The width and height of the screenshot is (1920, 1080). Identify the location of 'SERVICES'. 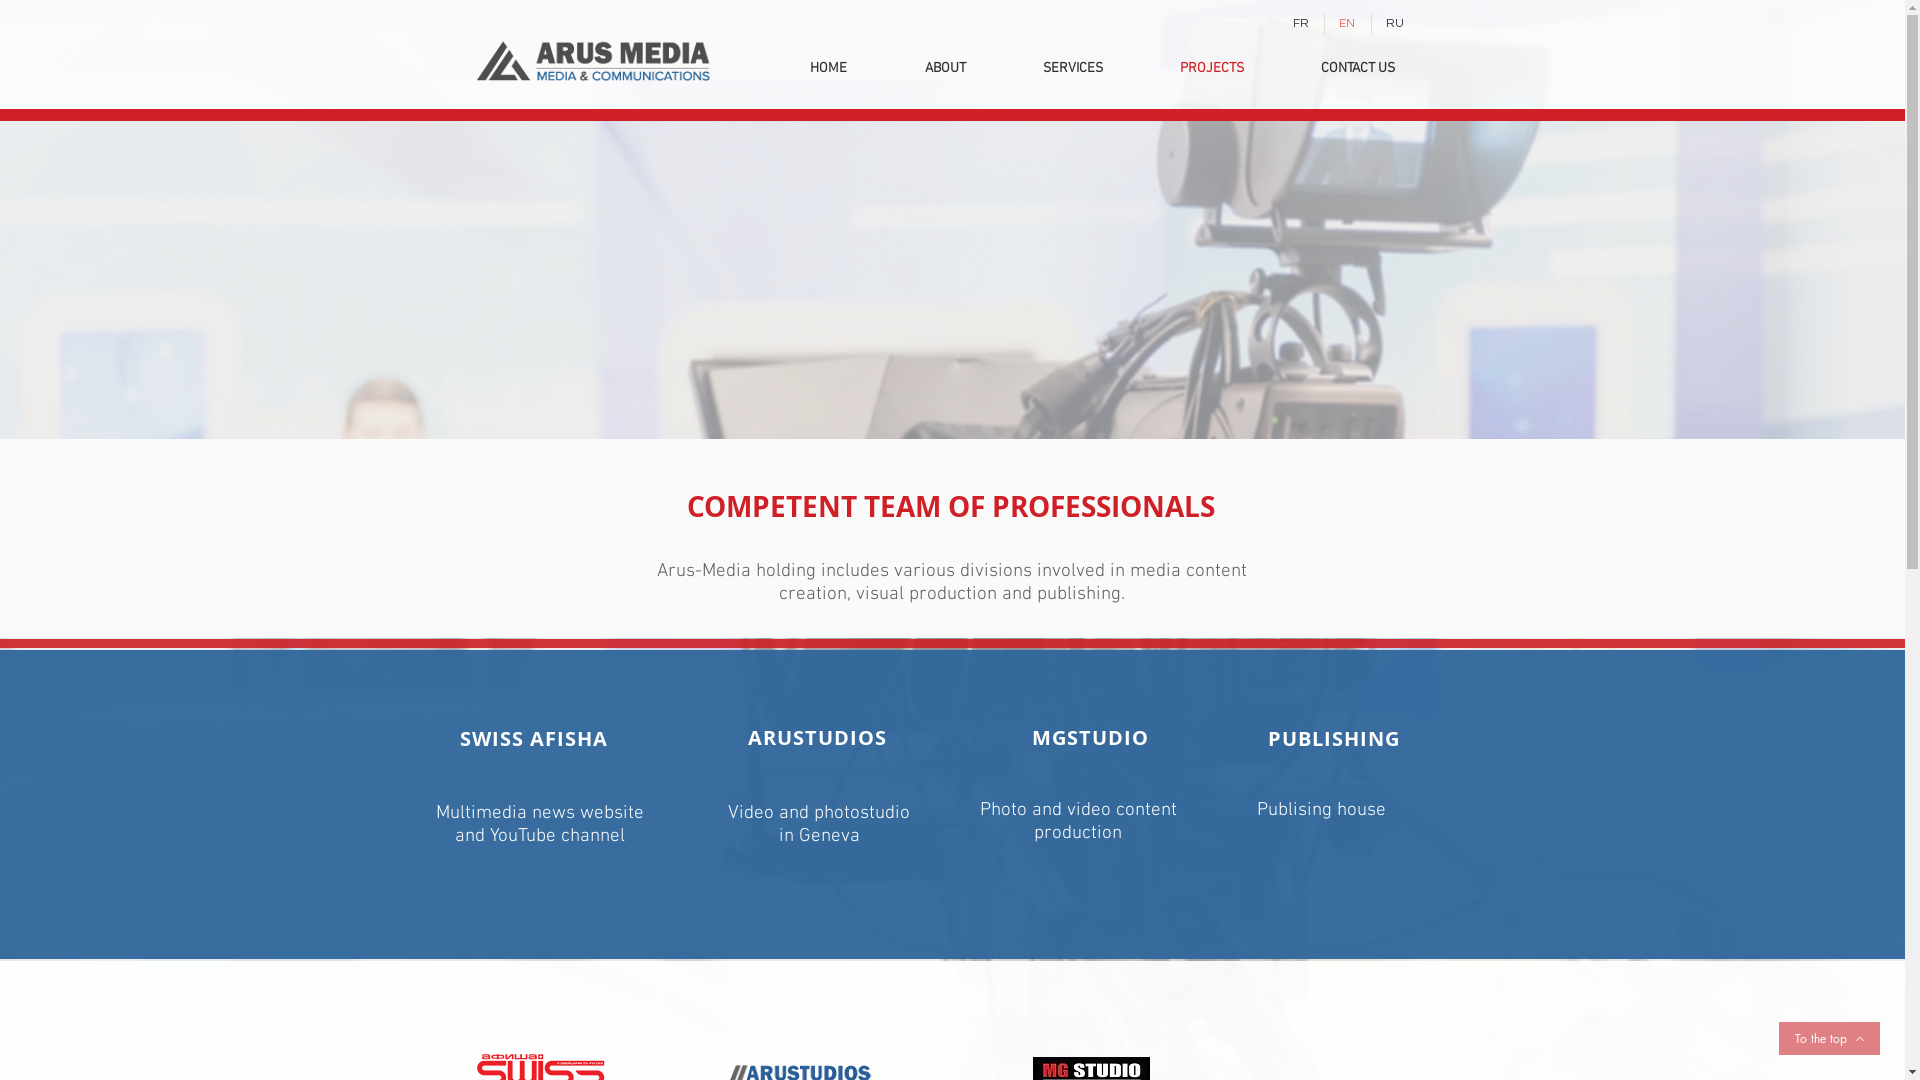
(1071, 67).